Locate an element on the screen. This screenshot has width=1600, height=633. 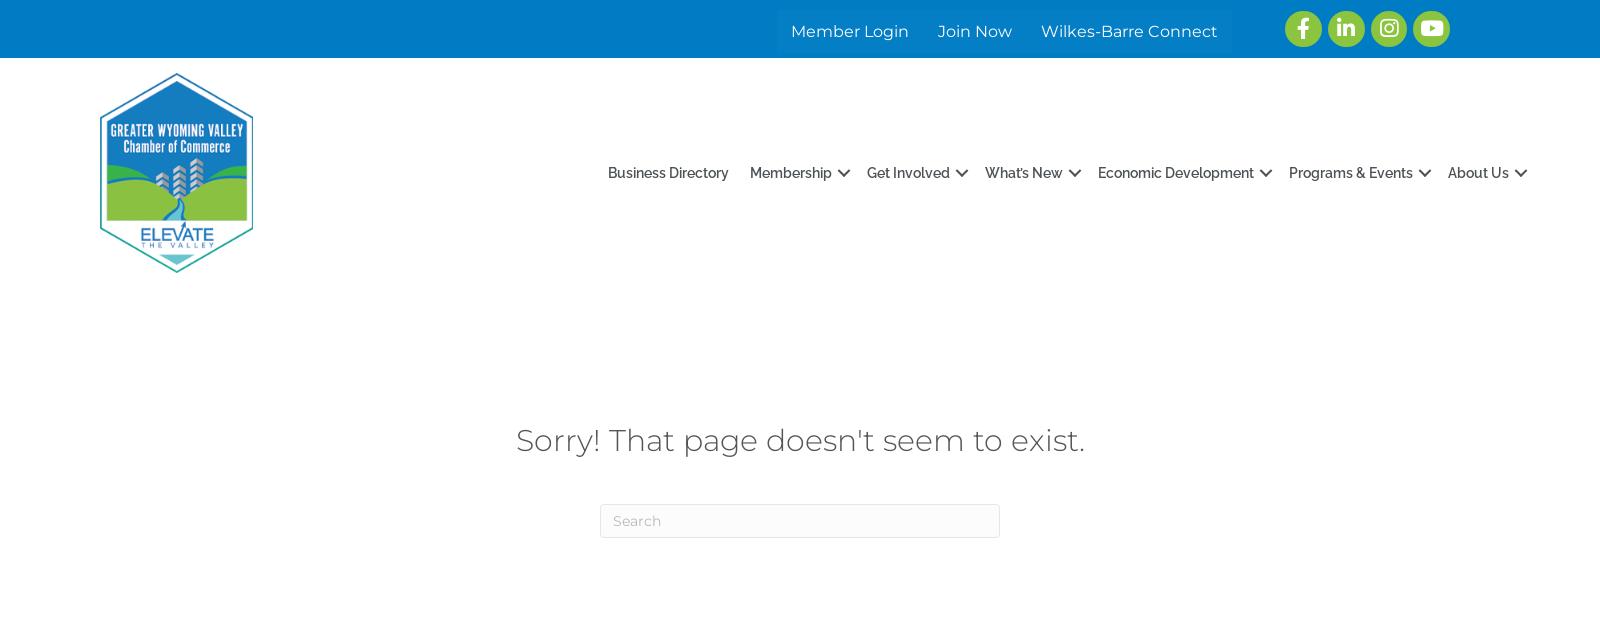
'Sorry! That page doesn't seem to exist.' is located at coordinates (799, 439).